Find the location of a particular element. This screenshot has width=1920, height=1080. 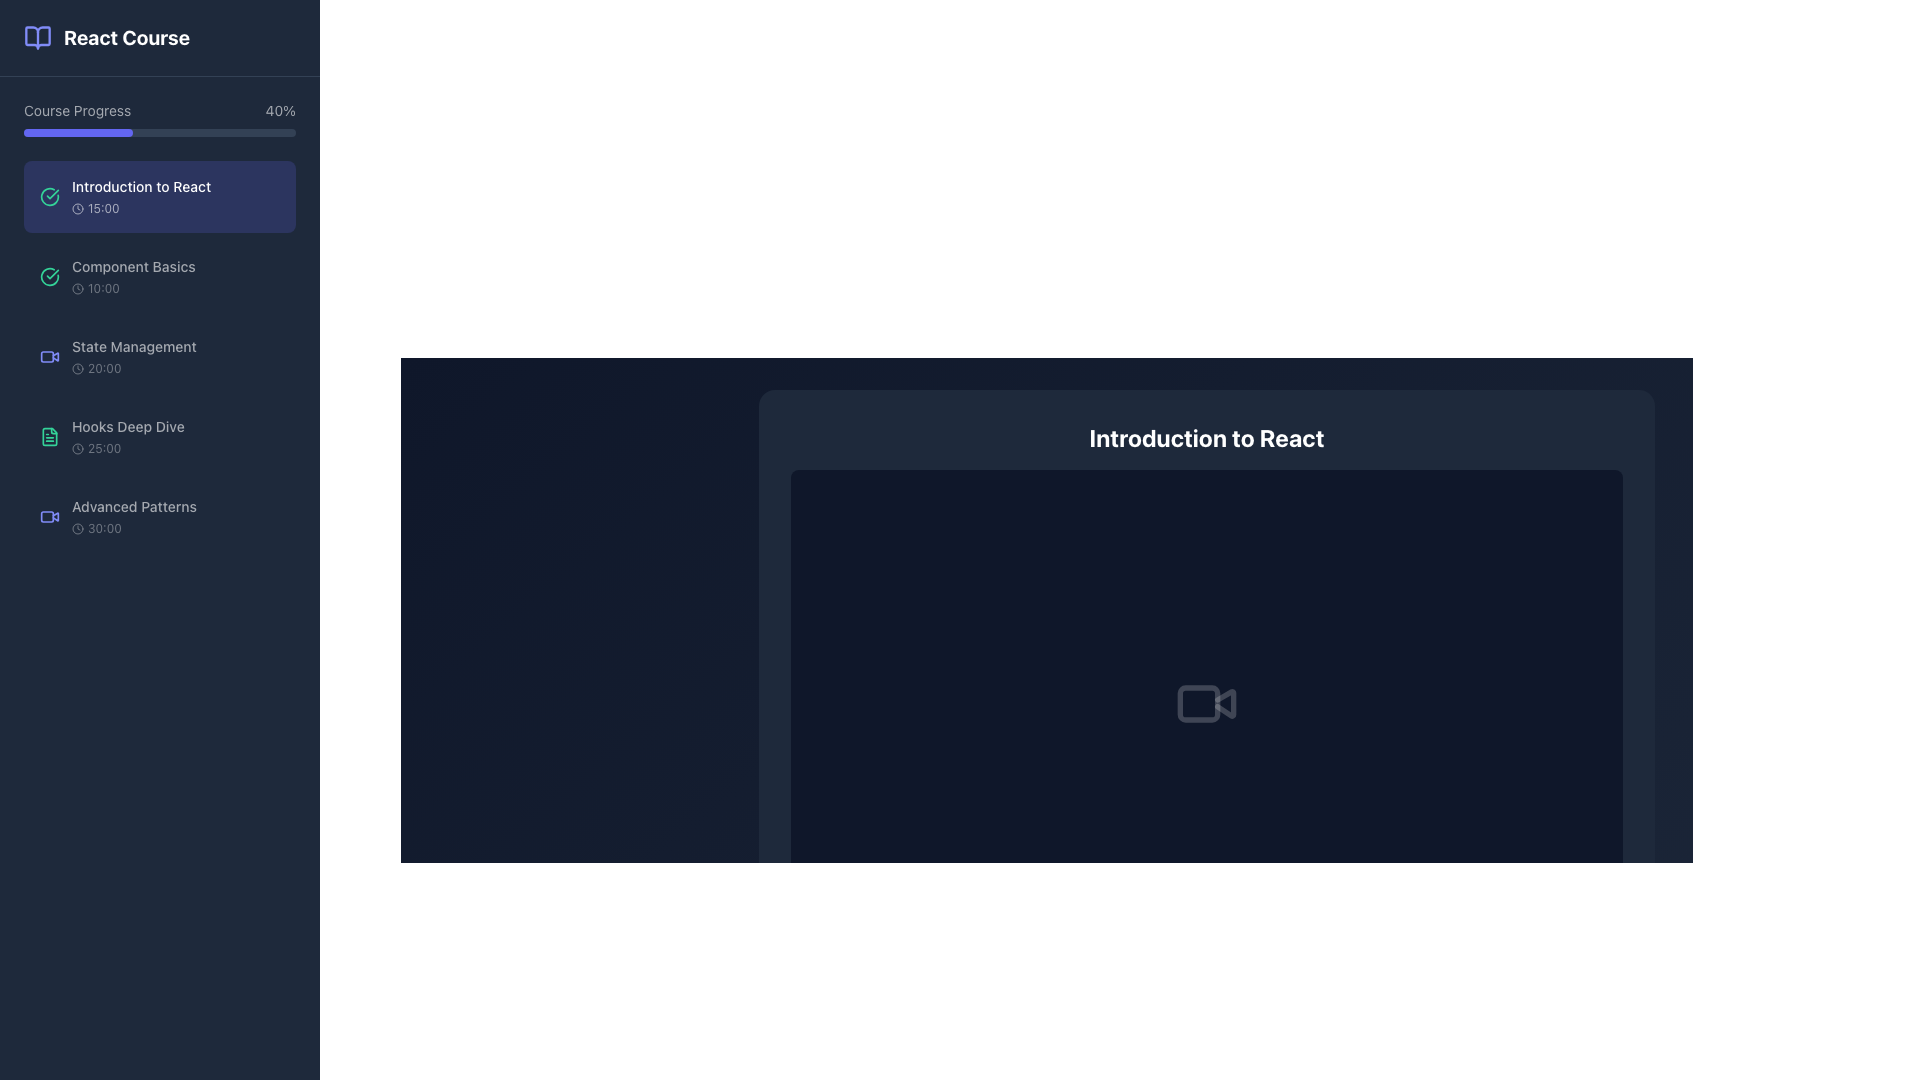

the text display block titled 'State Management' in the sidebar under 'Course Progress' is located at coordinates (176, 356).